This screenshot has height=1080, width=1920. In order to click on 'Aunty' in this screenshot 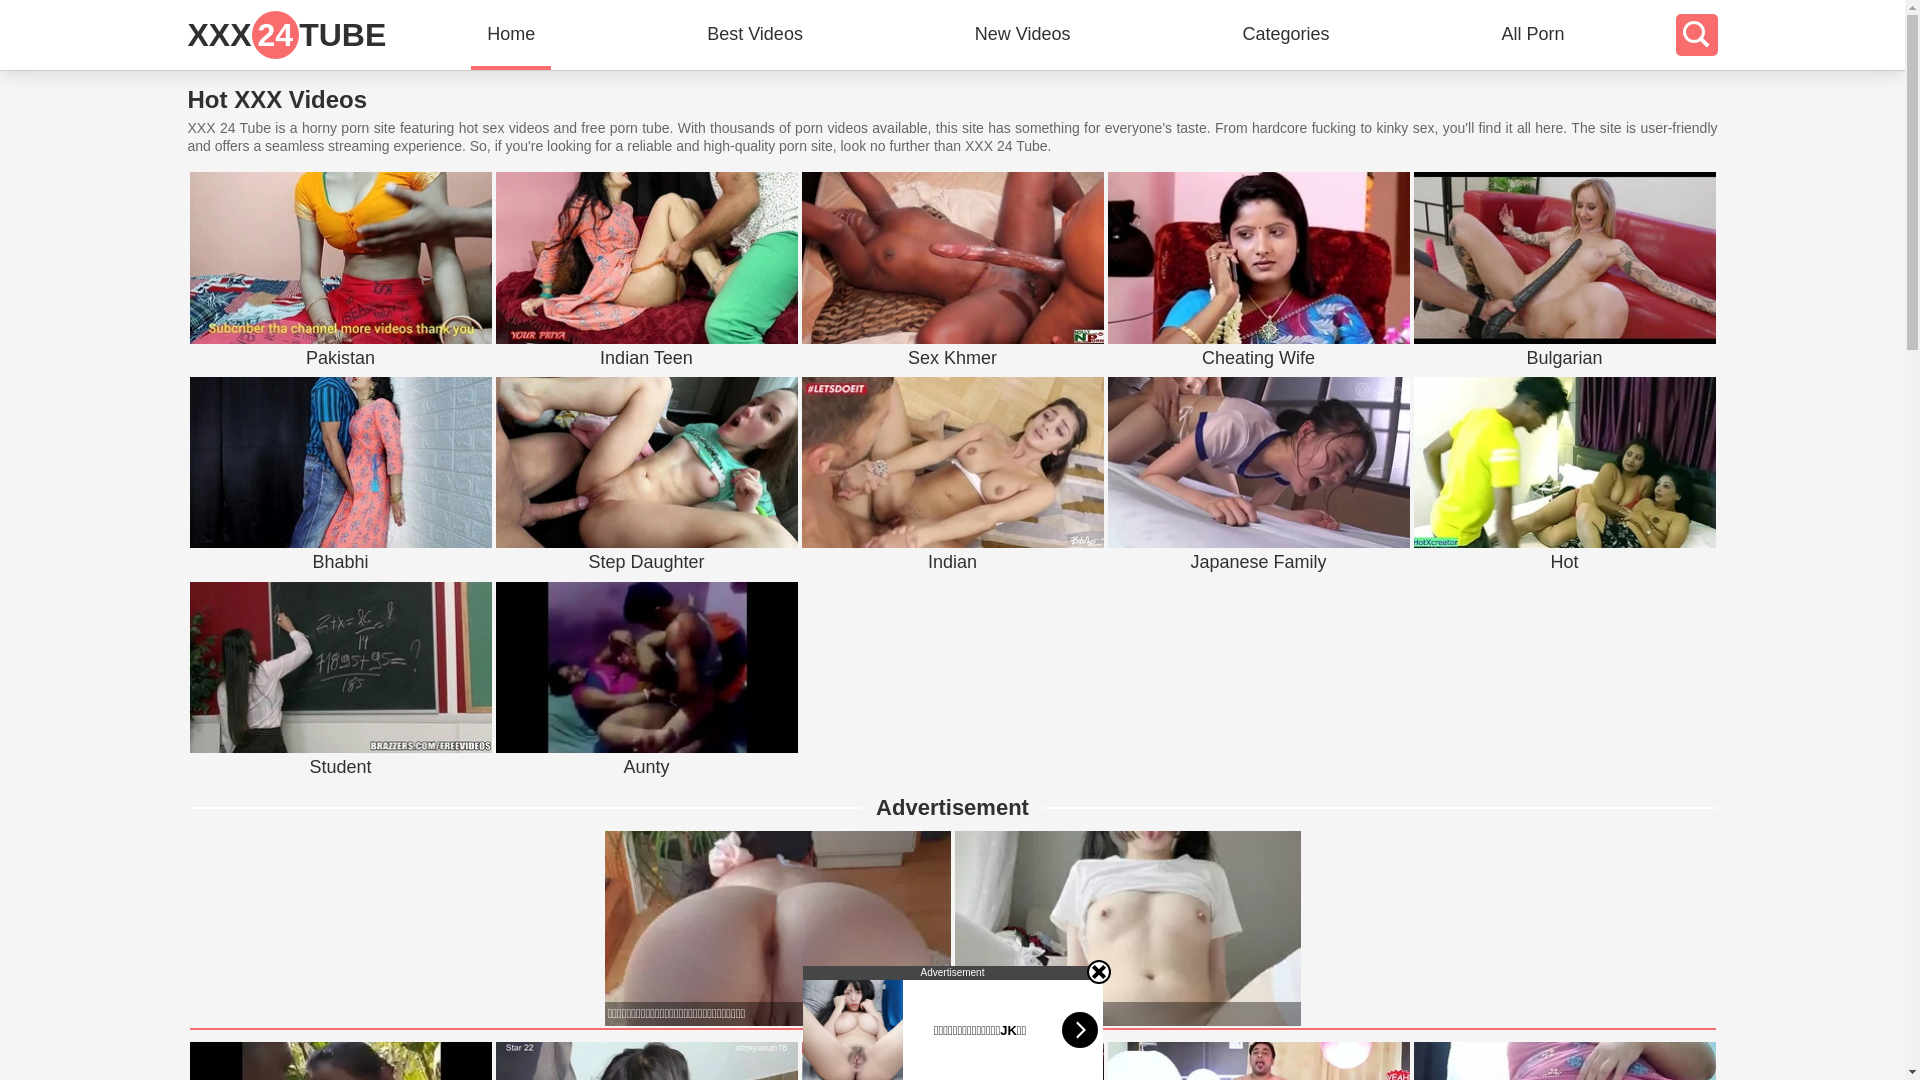, I will do `click(647, 667)`.